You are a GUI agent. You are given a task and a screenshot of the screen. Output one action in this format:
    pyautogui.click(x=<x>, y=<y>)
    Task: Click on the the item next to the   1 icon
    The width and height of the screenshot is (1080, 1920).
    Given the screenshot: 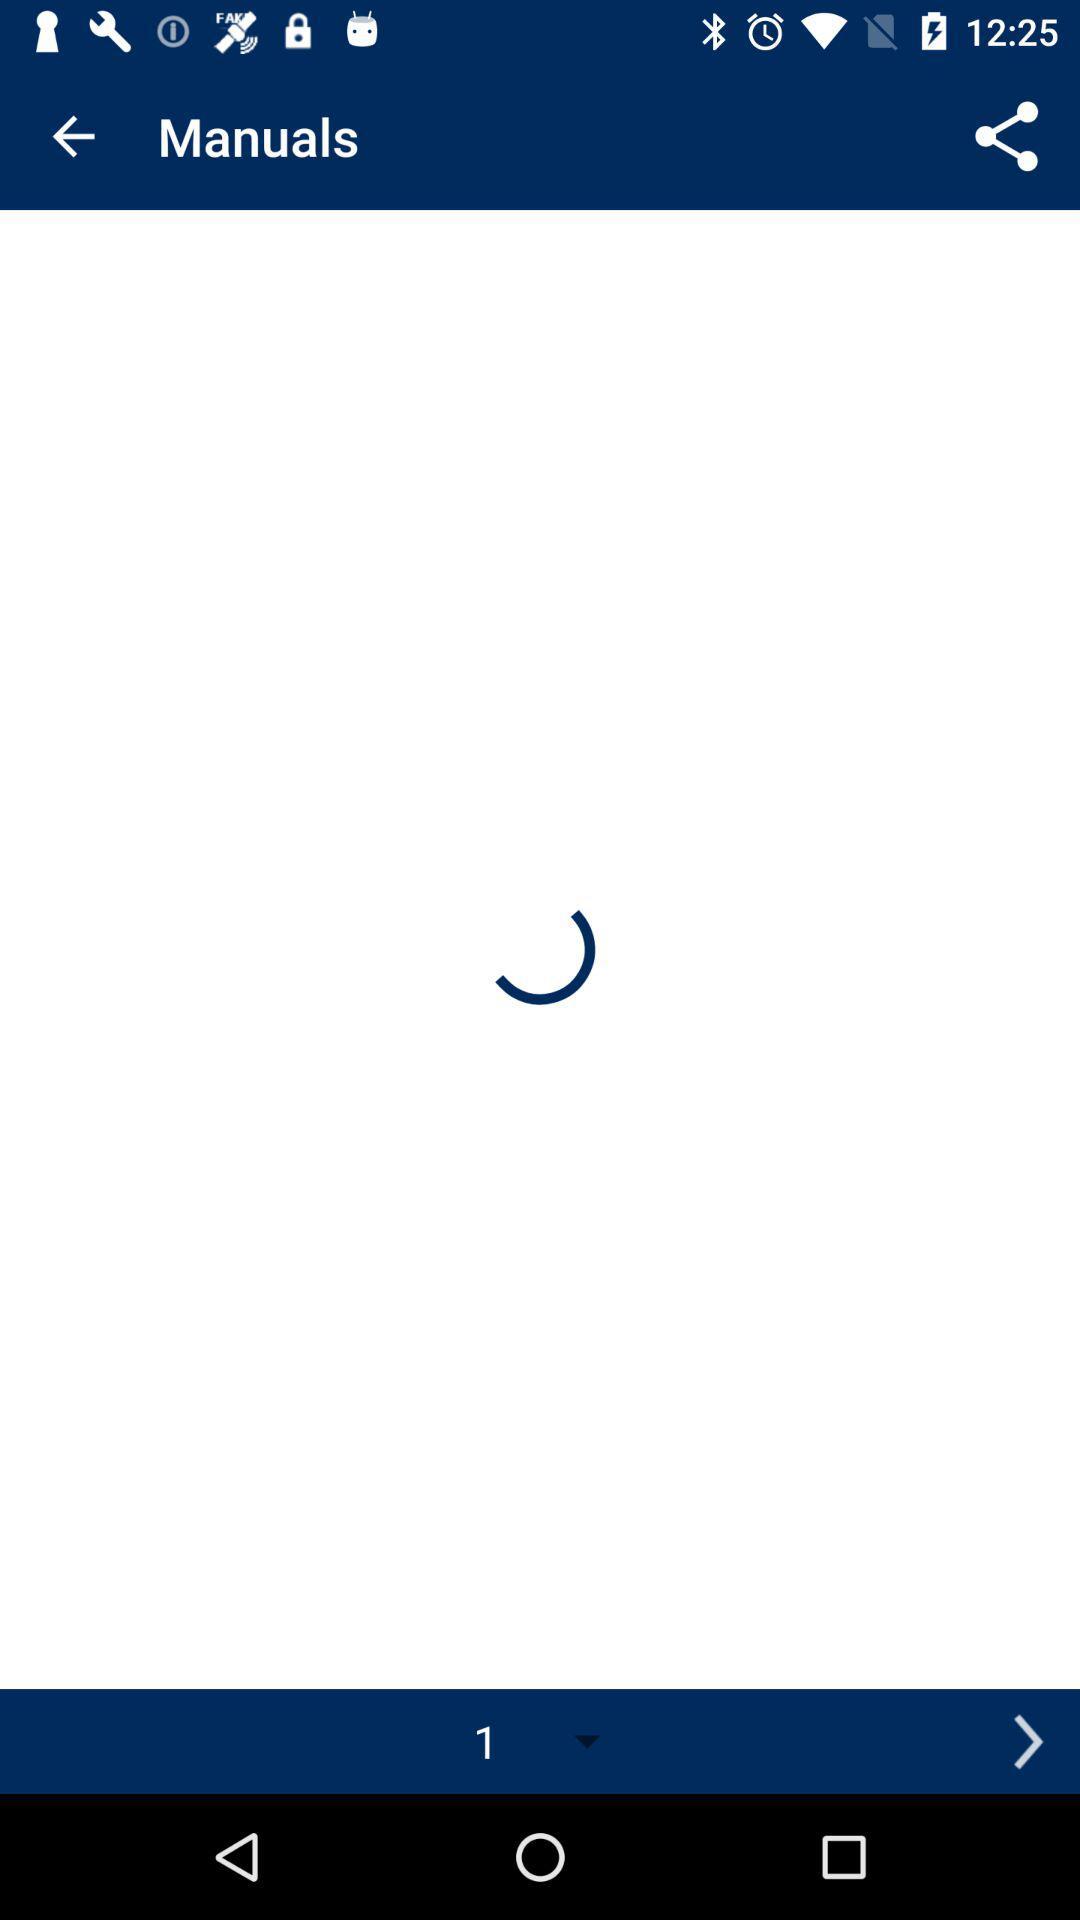 What is the action you would take?
    pyautogui.click(x=1027, y=1740)
    